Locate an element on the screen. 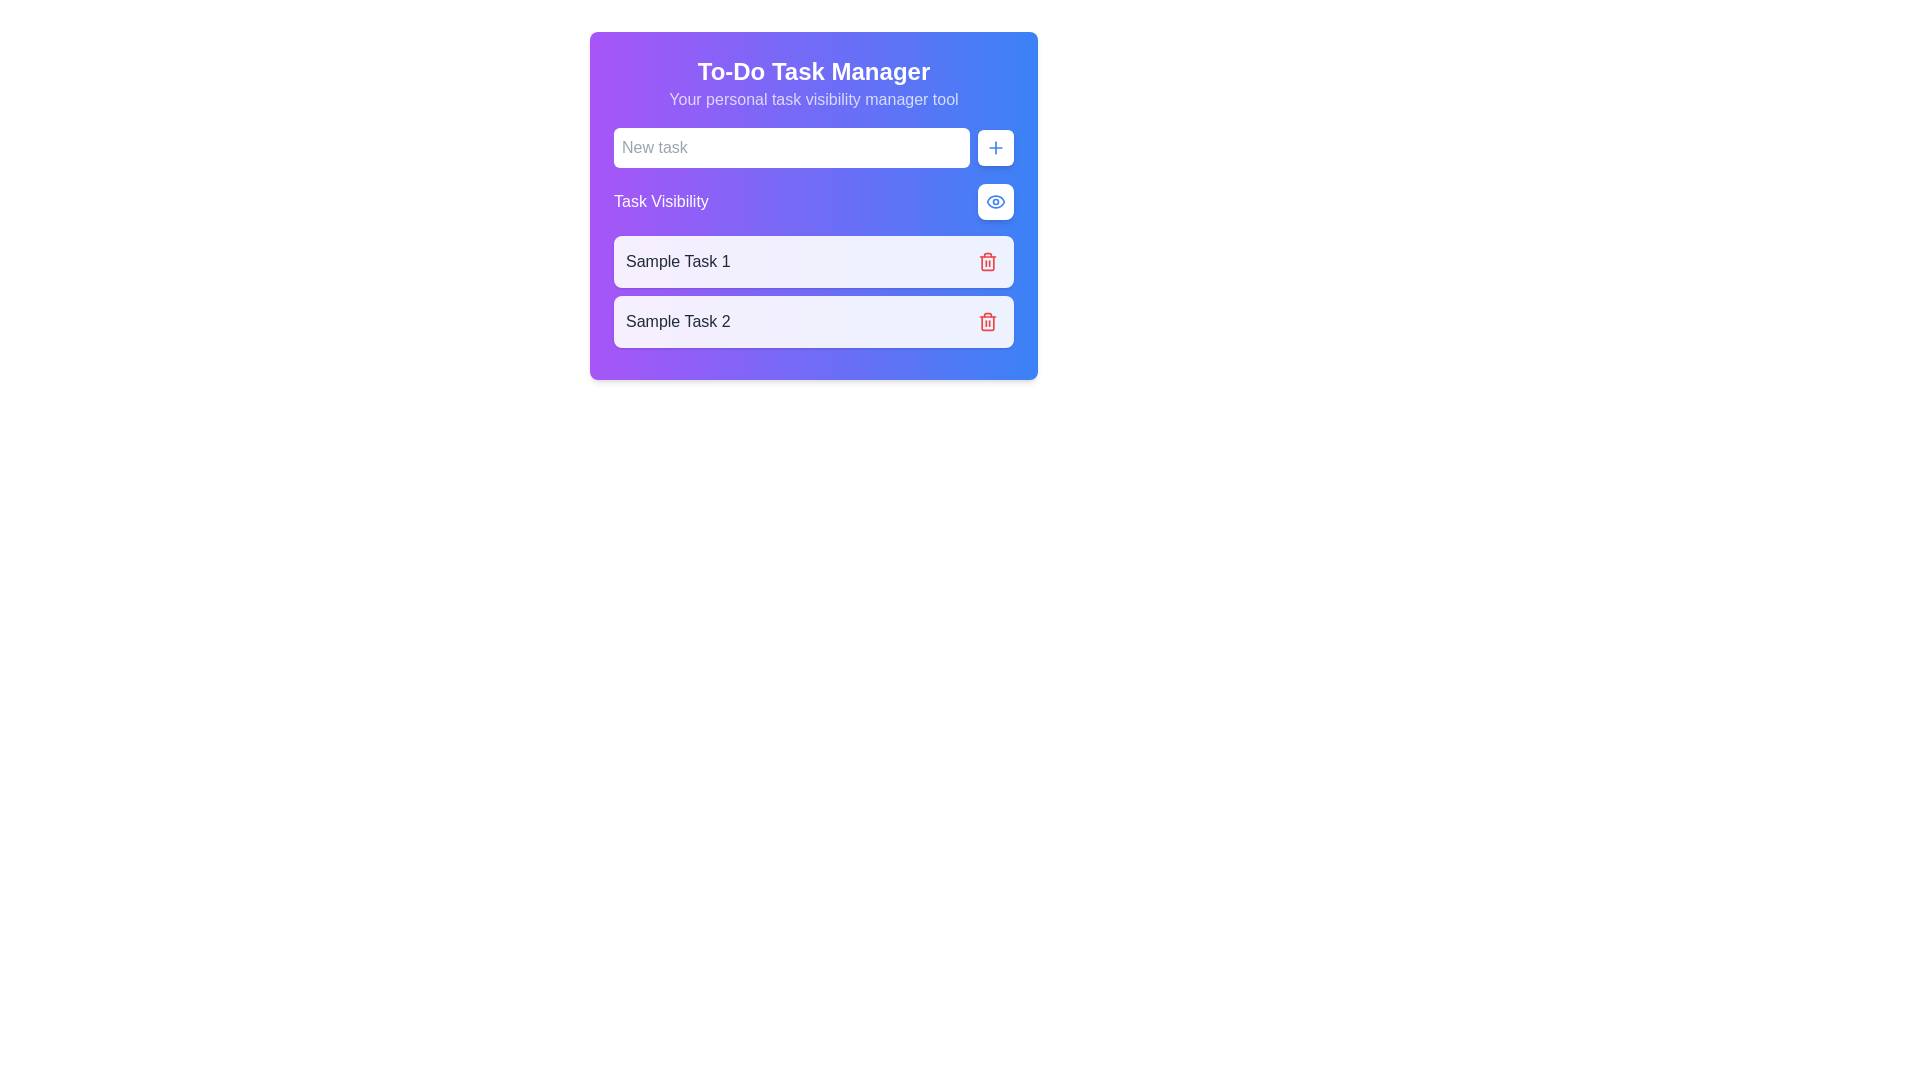 The width and height of the screenshot is (1920, 1080). the square button with a white background and blue plus icon, located next to the 'New task' text input field is located at coordinates (996, 146).